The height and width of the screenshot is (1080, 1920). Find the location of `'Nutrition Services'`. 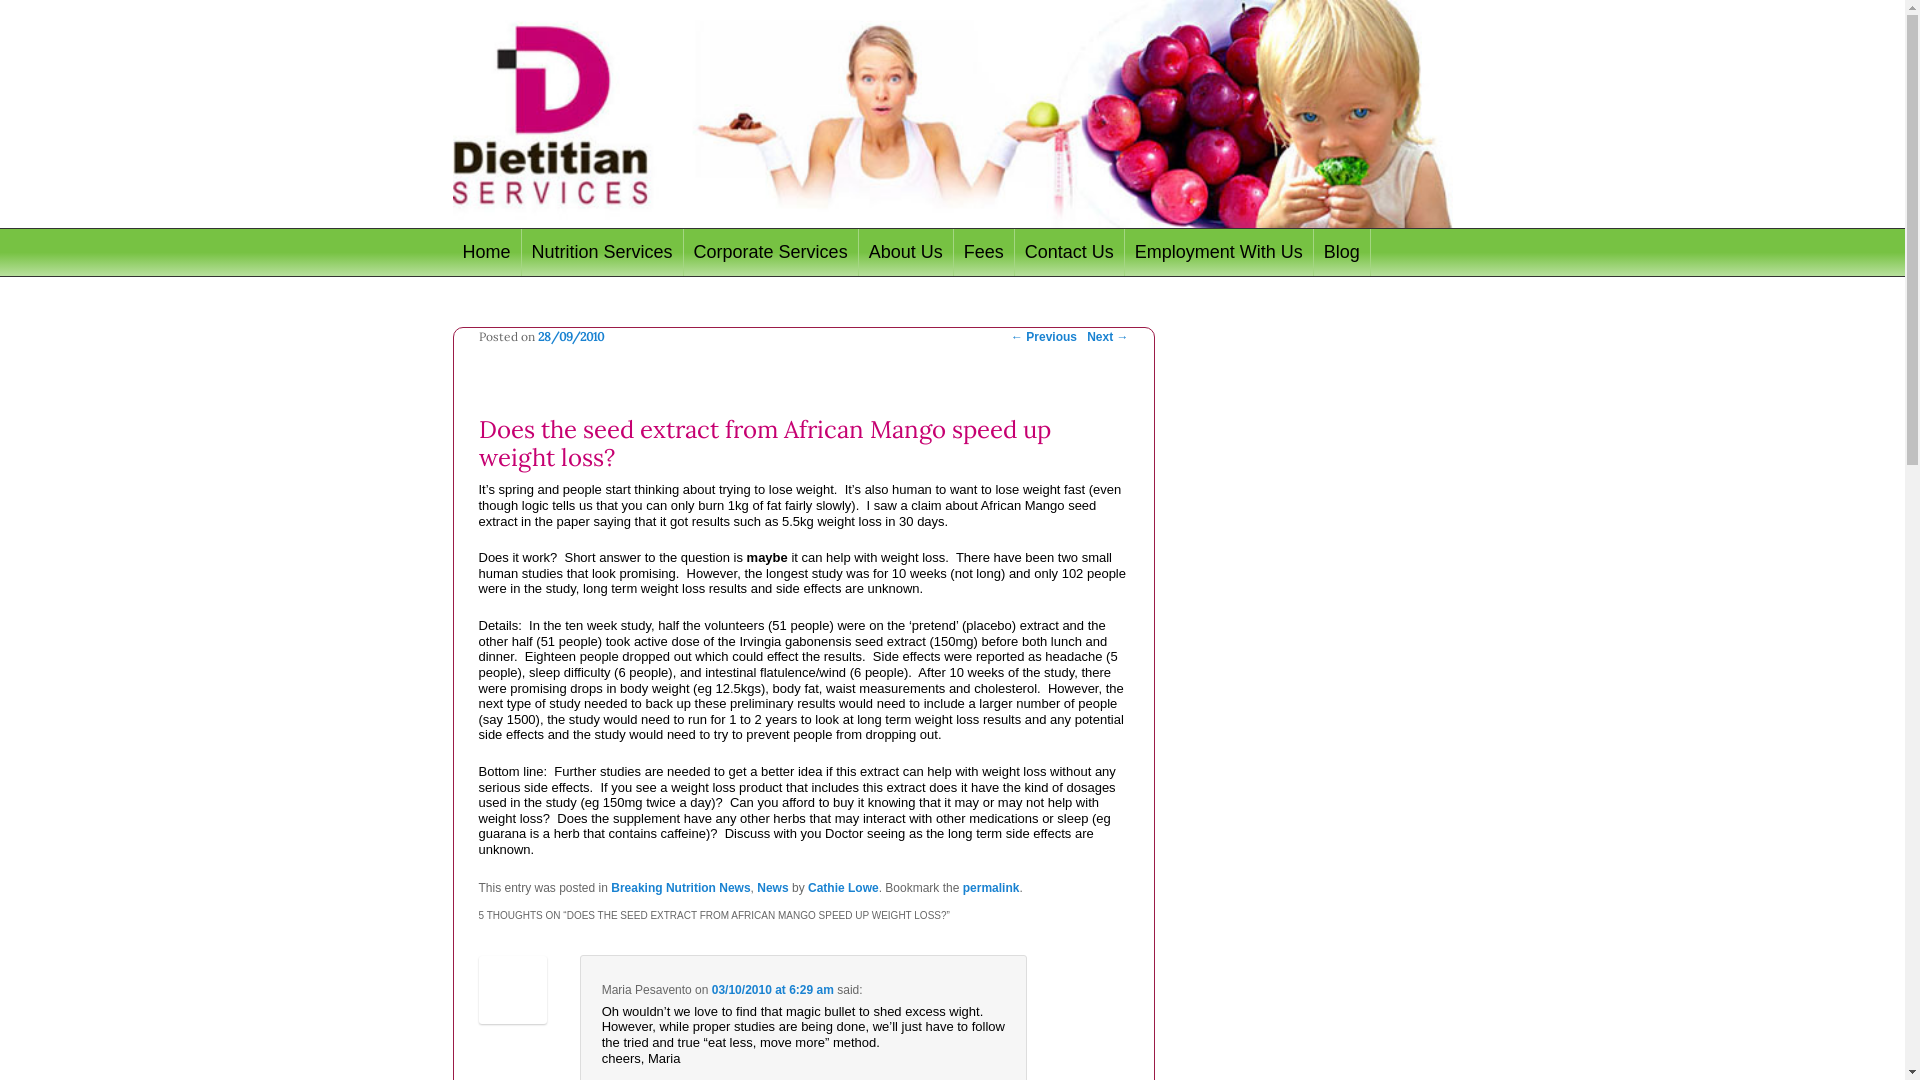

'Nutrition Services' is located at coordinates (602, 251).